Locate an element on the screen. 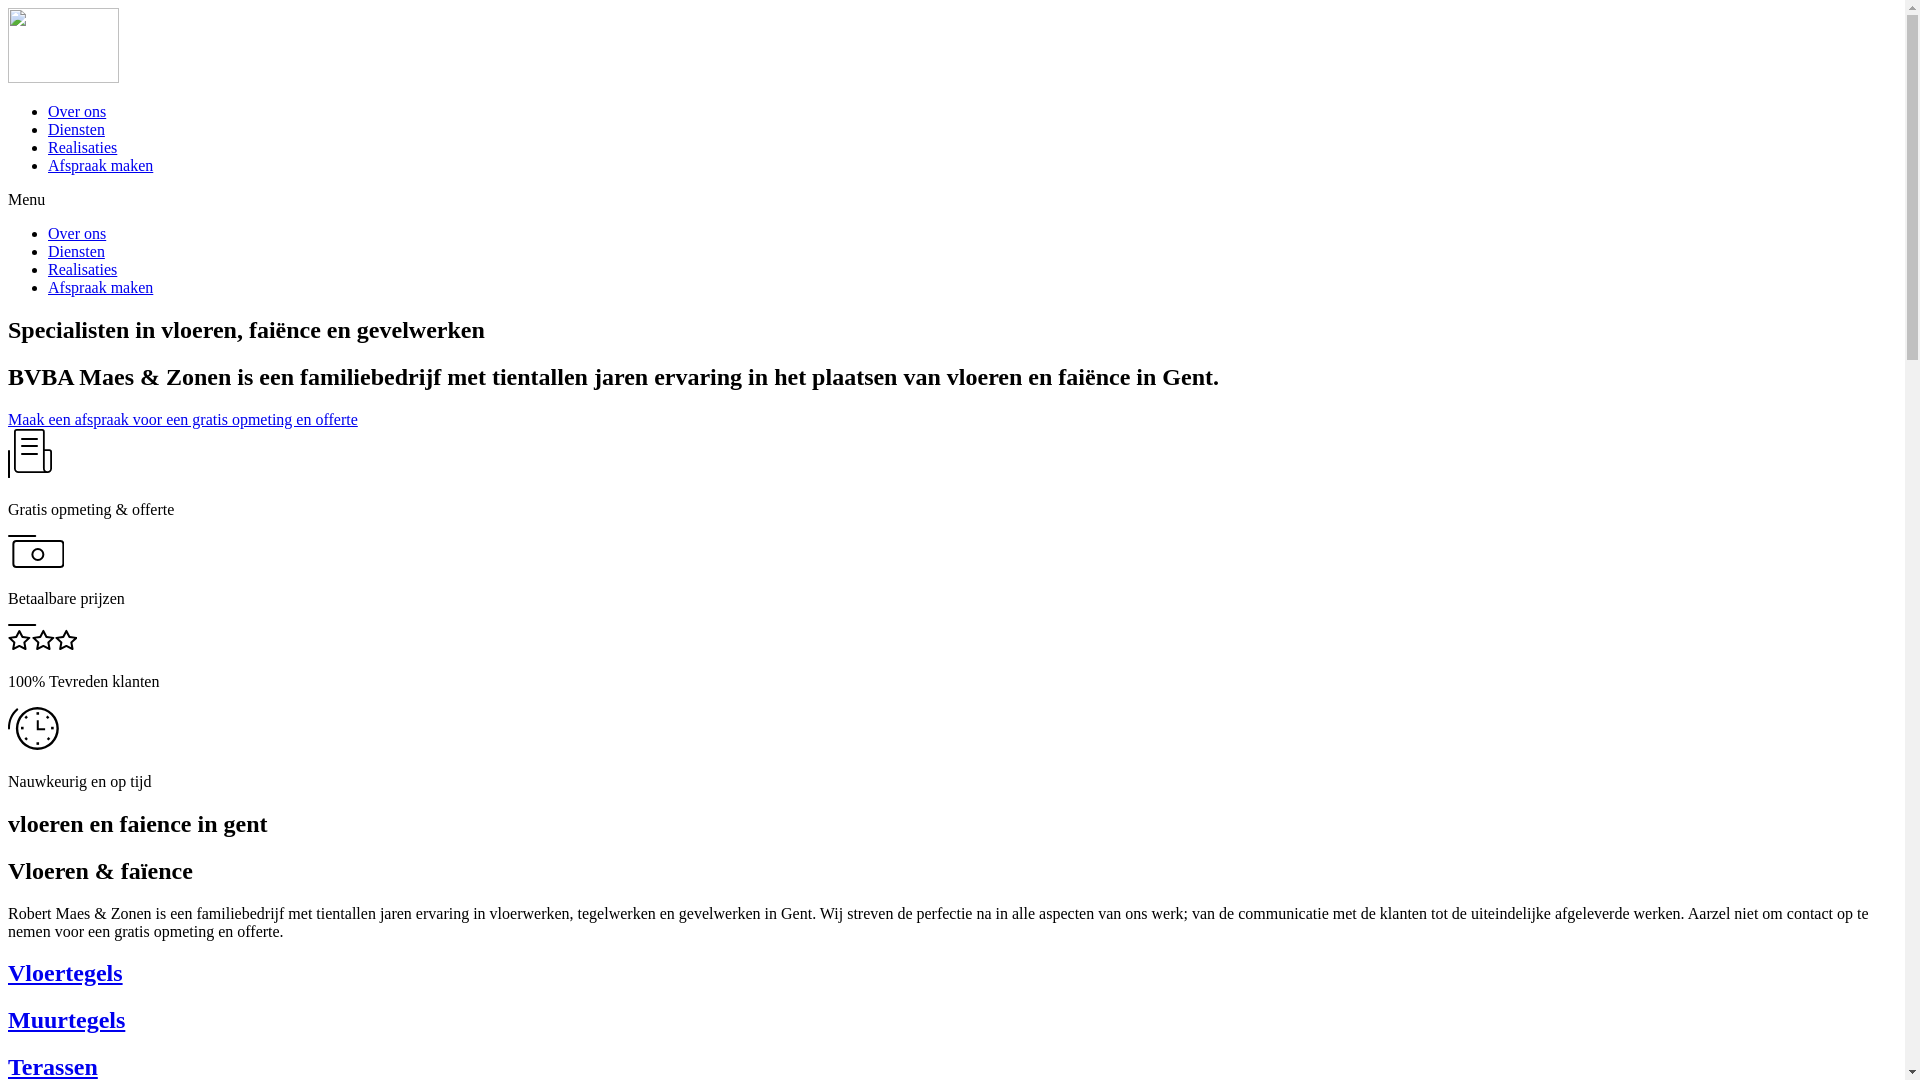 The image size is (1920, 1080). 'Realisaties' is located at coordinates (48, 146).